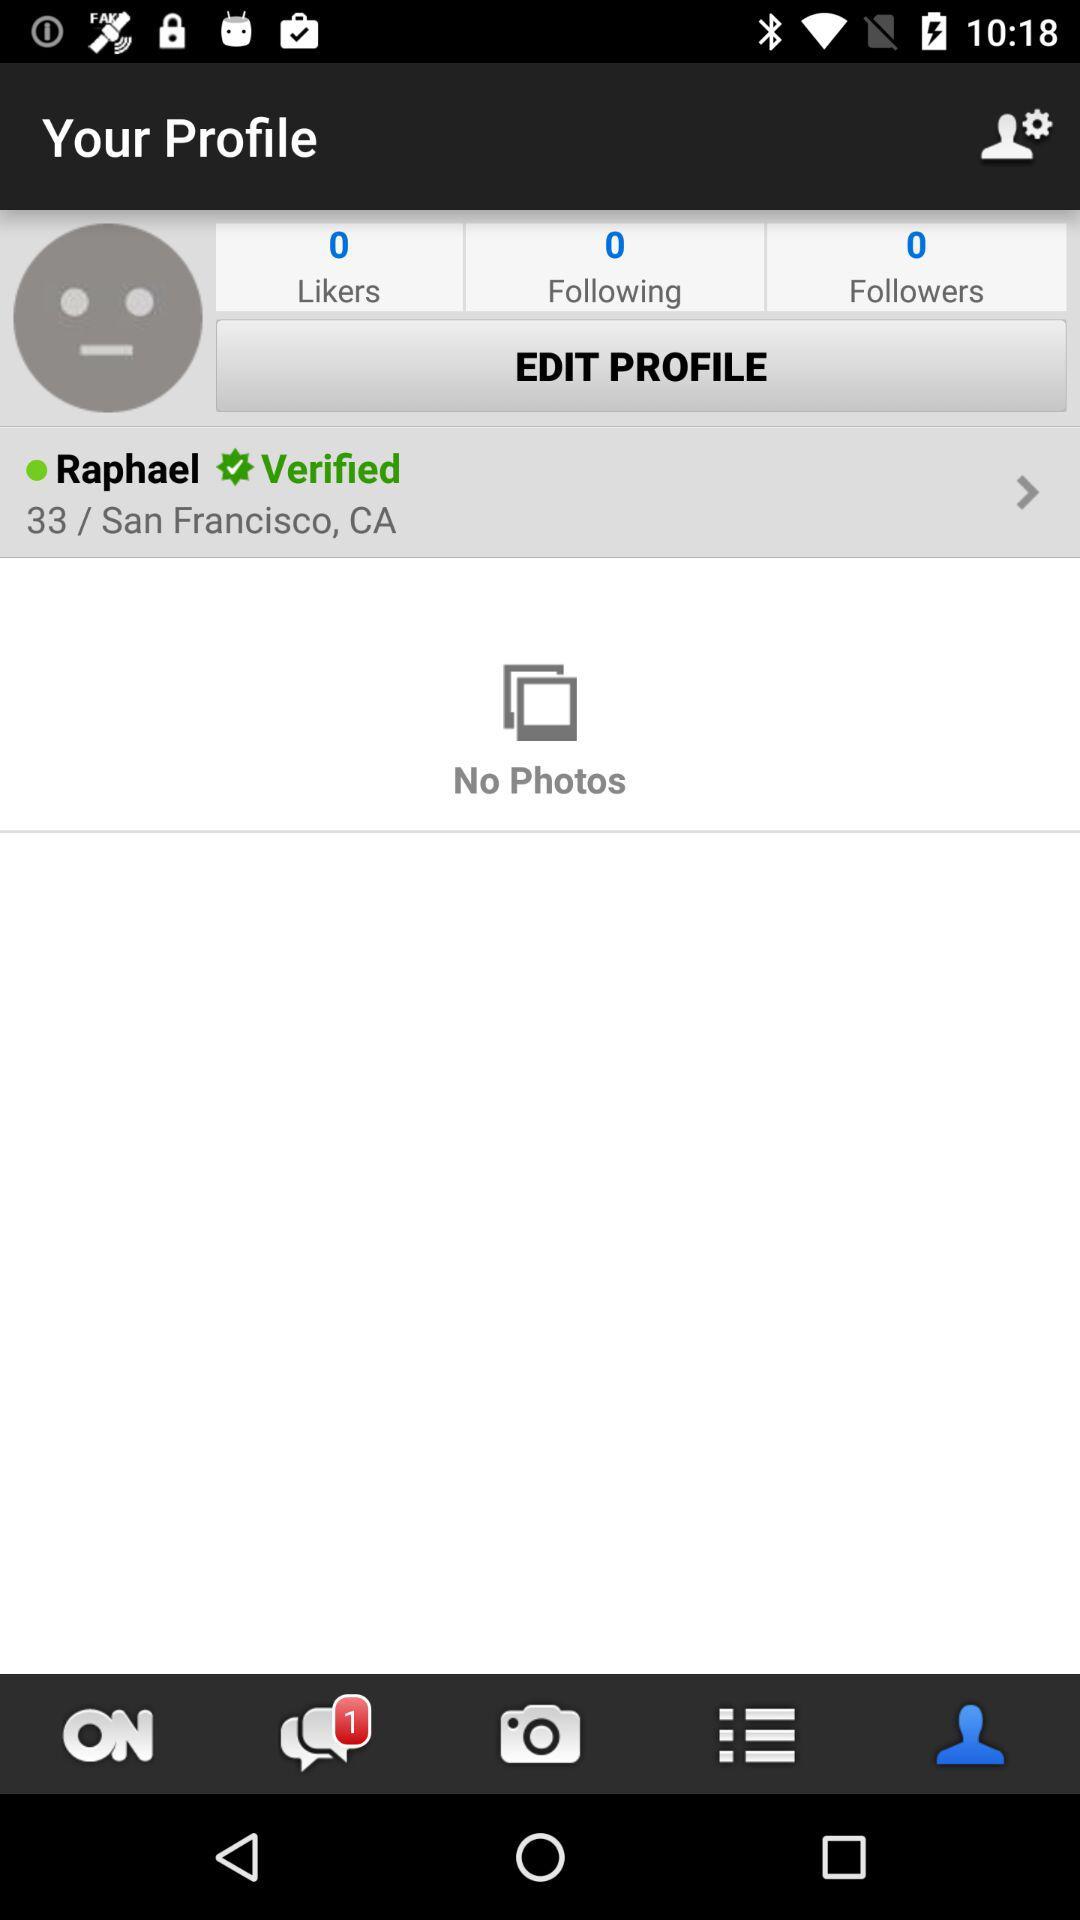 Image resolution: width=1080 pixels, height=1920 pixels. I want to click on open contacts, so click(971, 1733).